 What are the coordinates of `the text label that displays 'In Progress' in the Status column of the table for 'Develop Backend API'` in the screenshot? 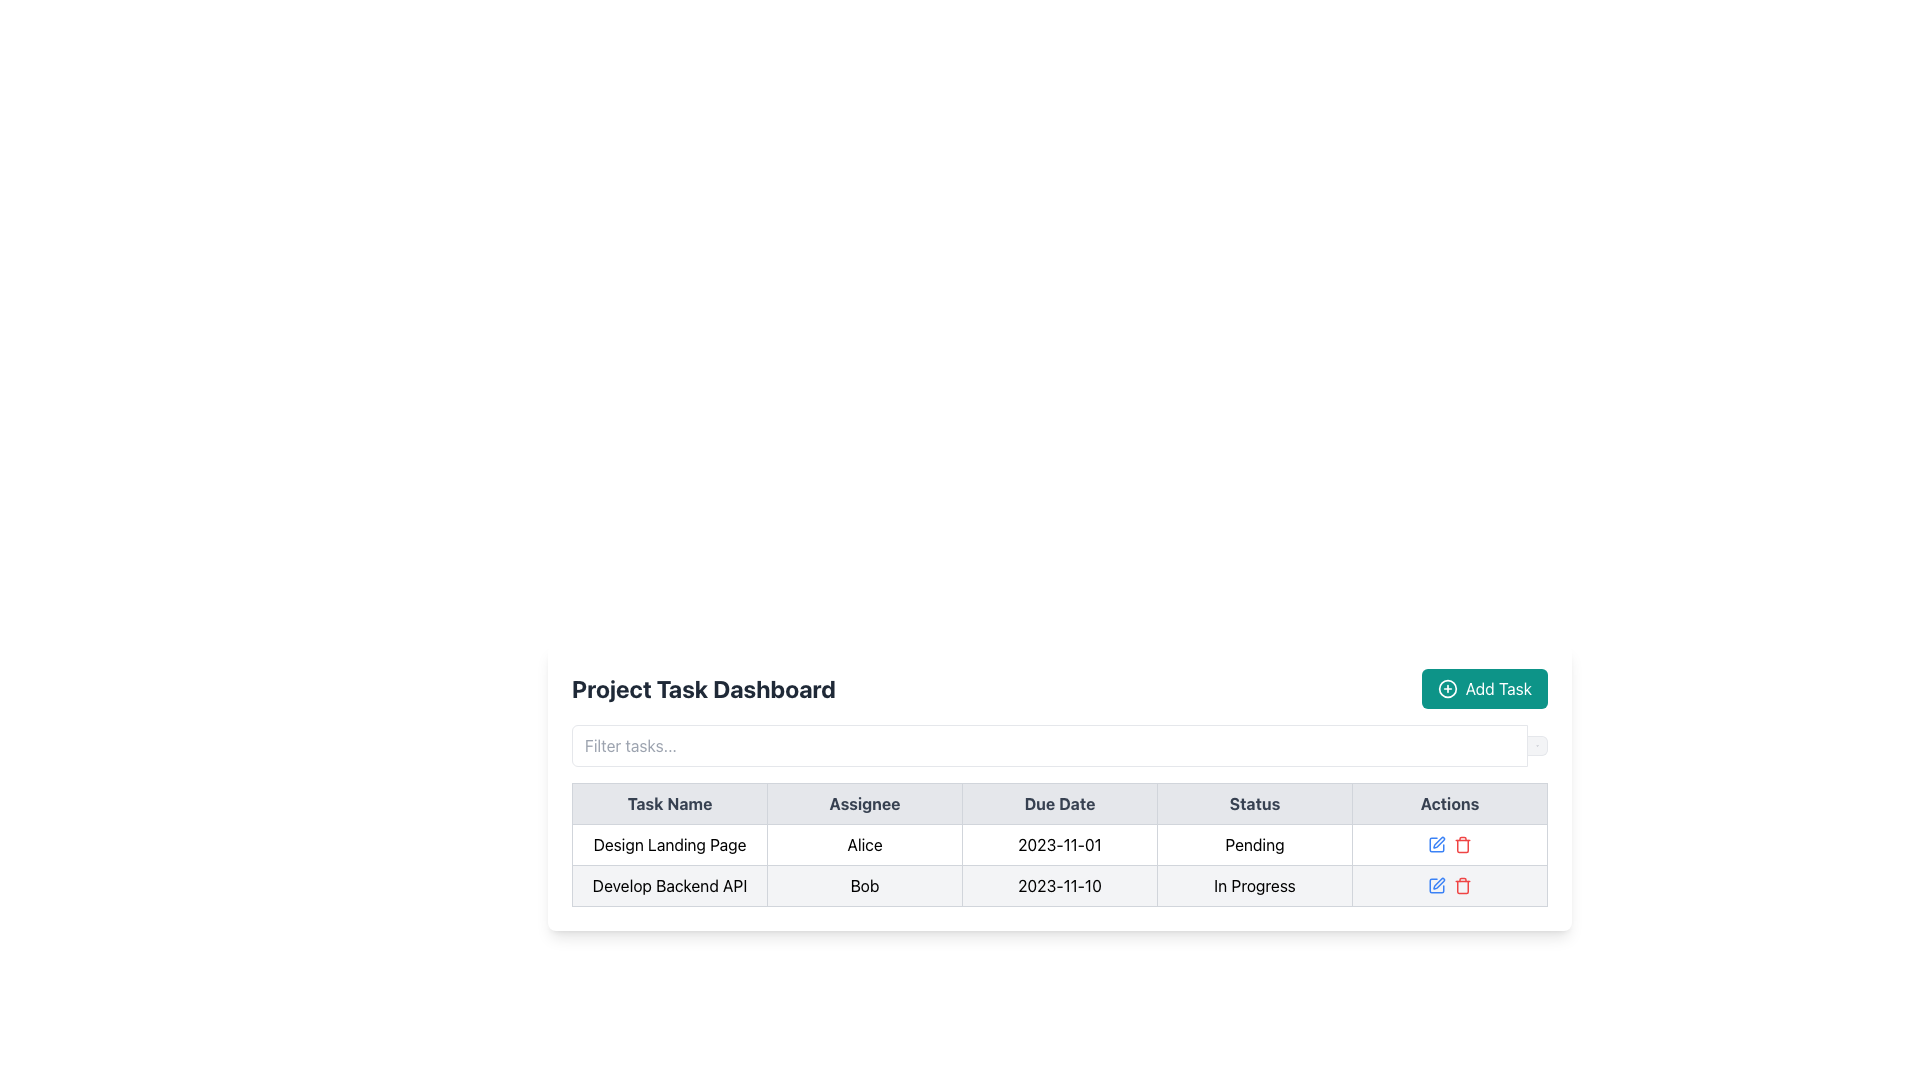 It's located at (1253, 885).